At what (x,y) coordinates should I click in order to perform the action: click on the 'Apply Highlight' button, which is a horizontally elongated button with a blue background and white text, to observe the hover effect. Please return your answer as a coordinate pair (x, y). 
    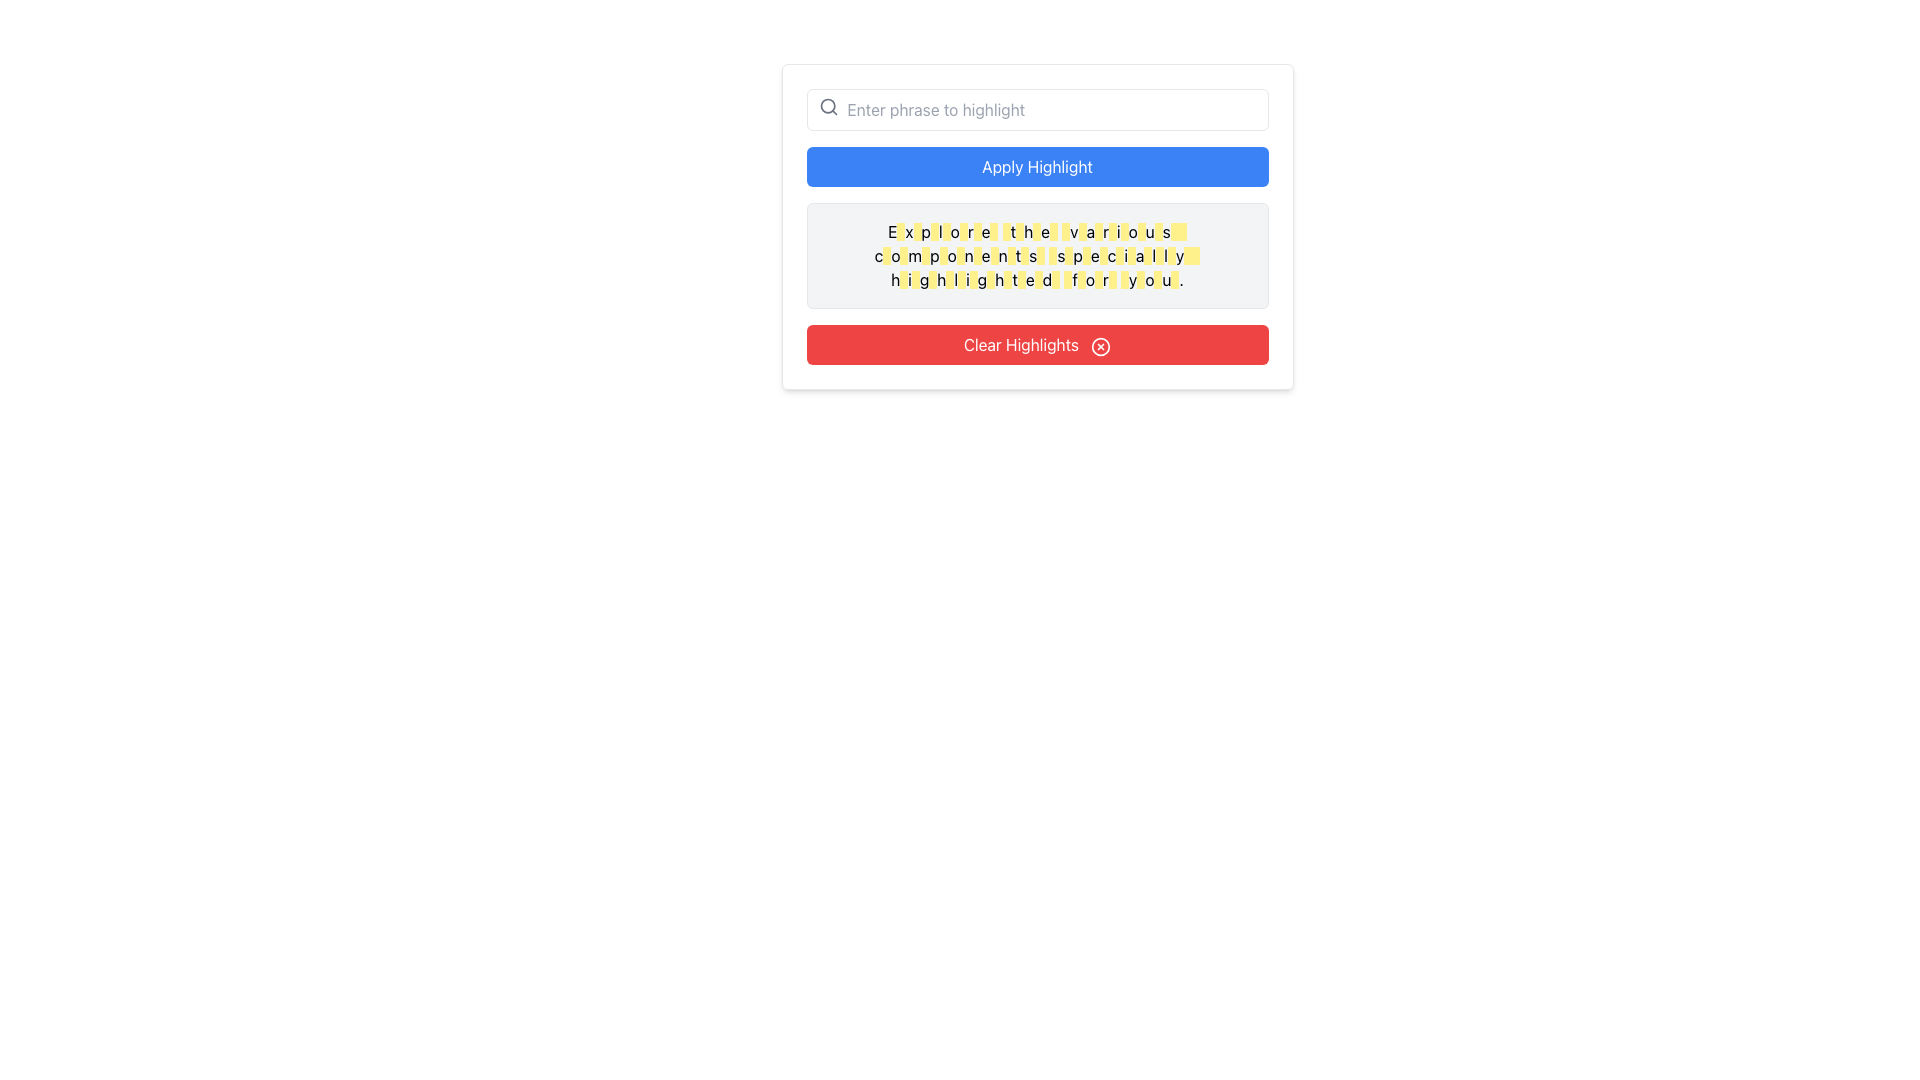
    Looking at the image, I should click on (1037, 165).